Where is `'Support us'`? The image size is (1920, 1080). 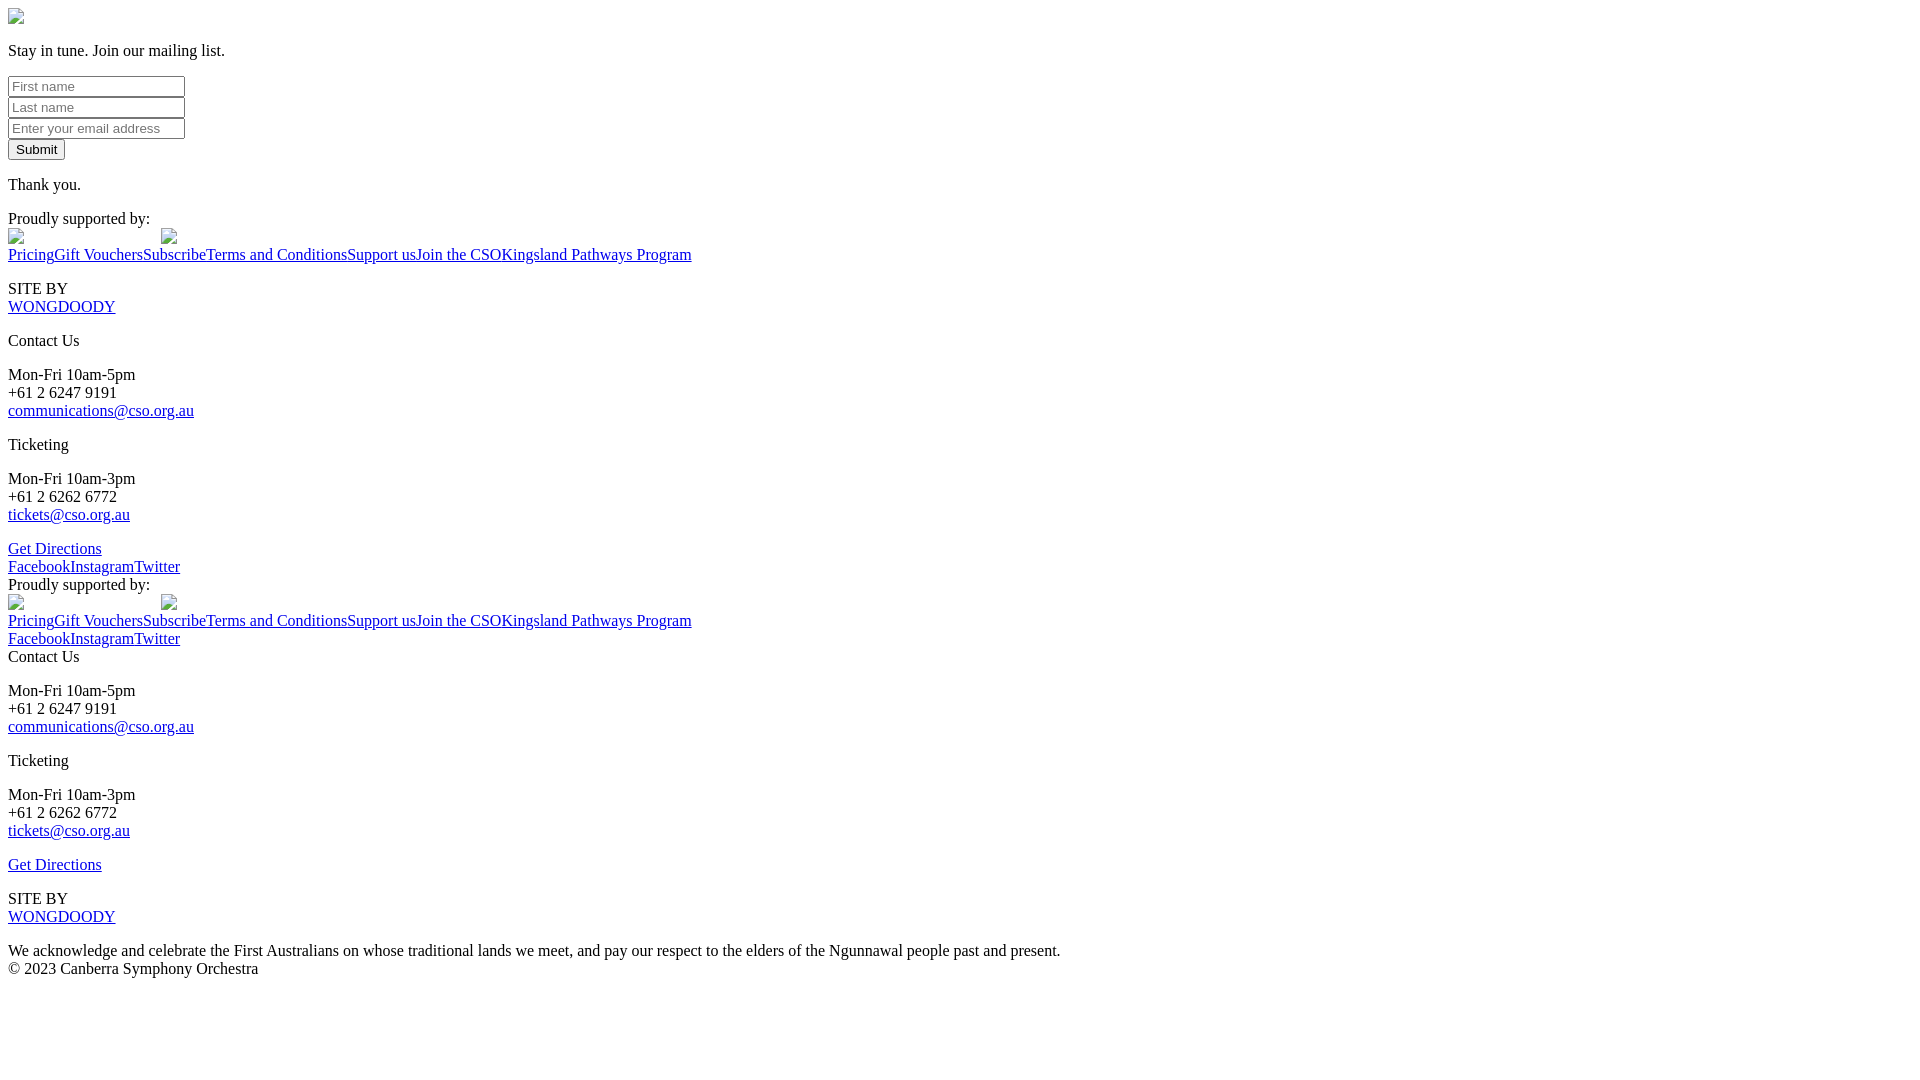 'Support us' is located at coordinates (381, 619).